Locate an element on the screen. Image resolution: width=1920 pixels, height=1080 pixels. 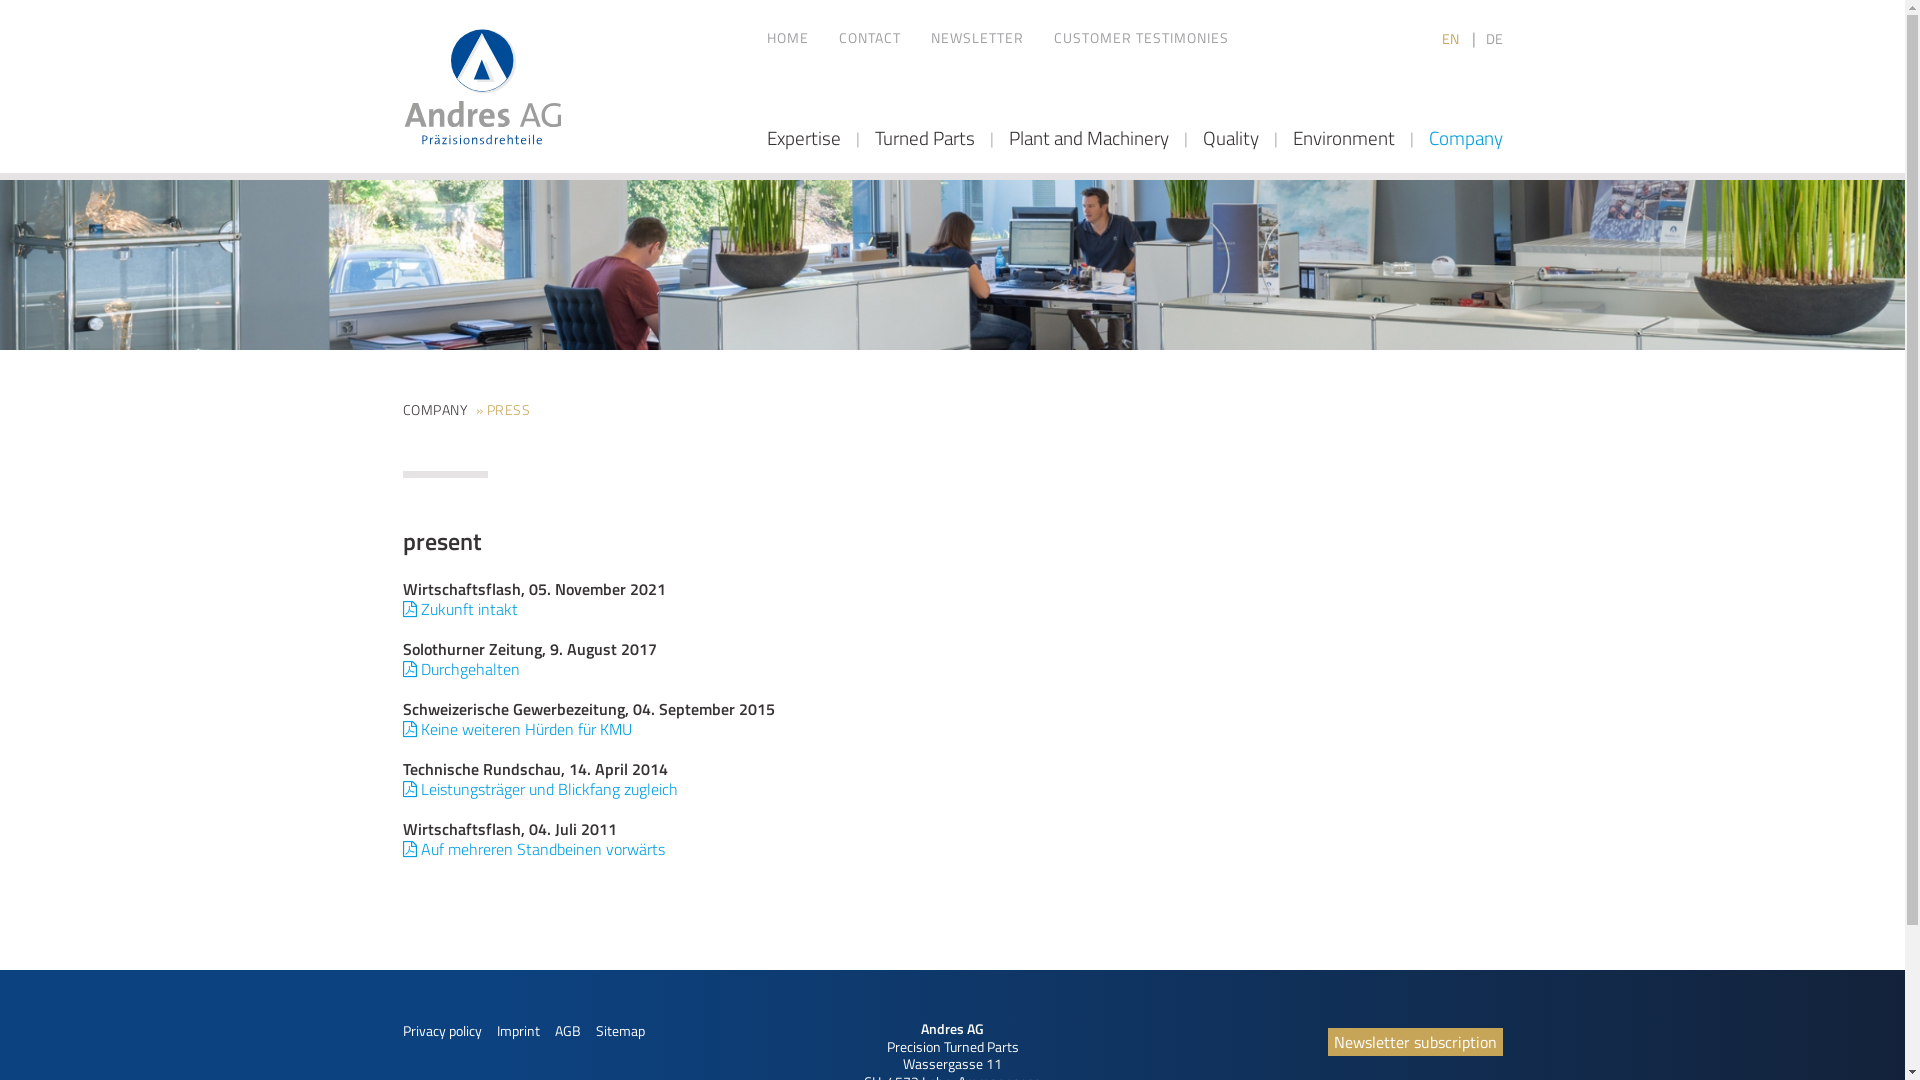
'CUSTOMER TESTIMONIES' is located at coordinates (1053, 38).